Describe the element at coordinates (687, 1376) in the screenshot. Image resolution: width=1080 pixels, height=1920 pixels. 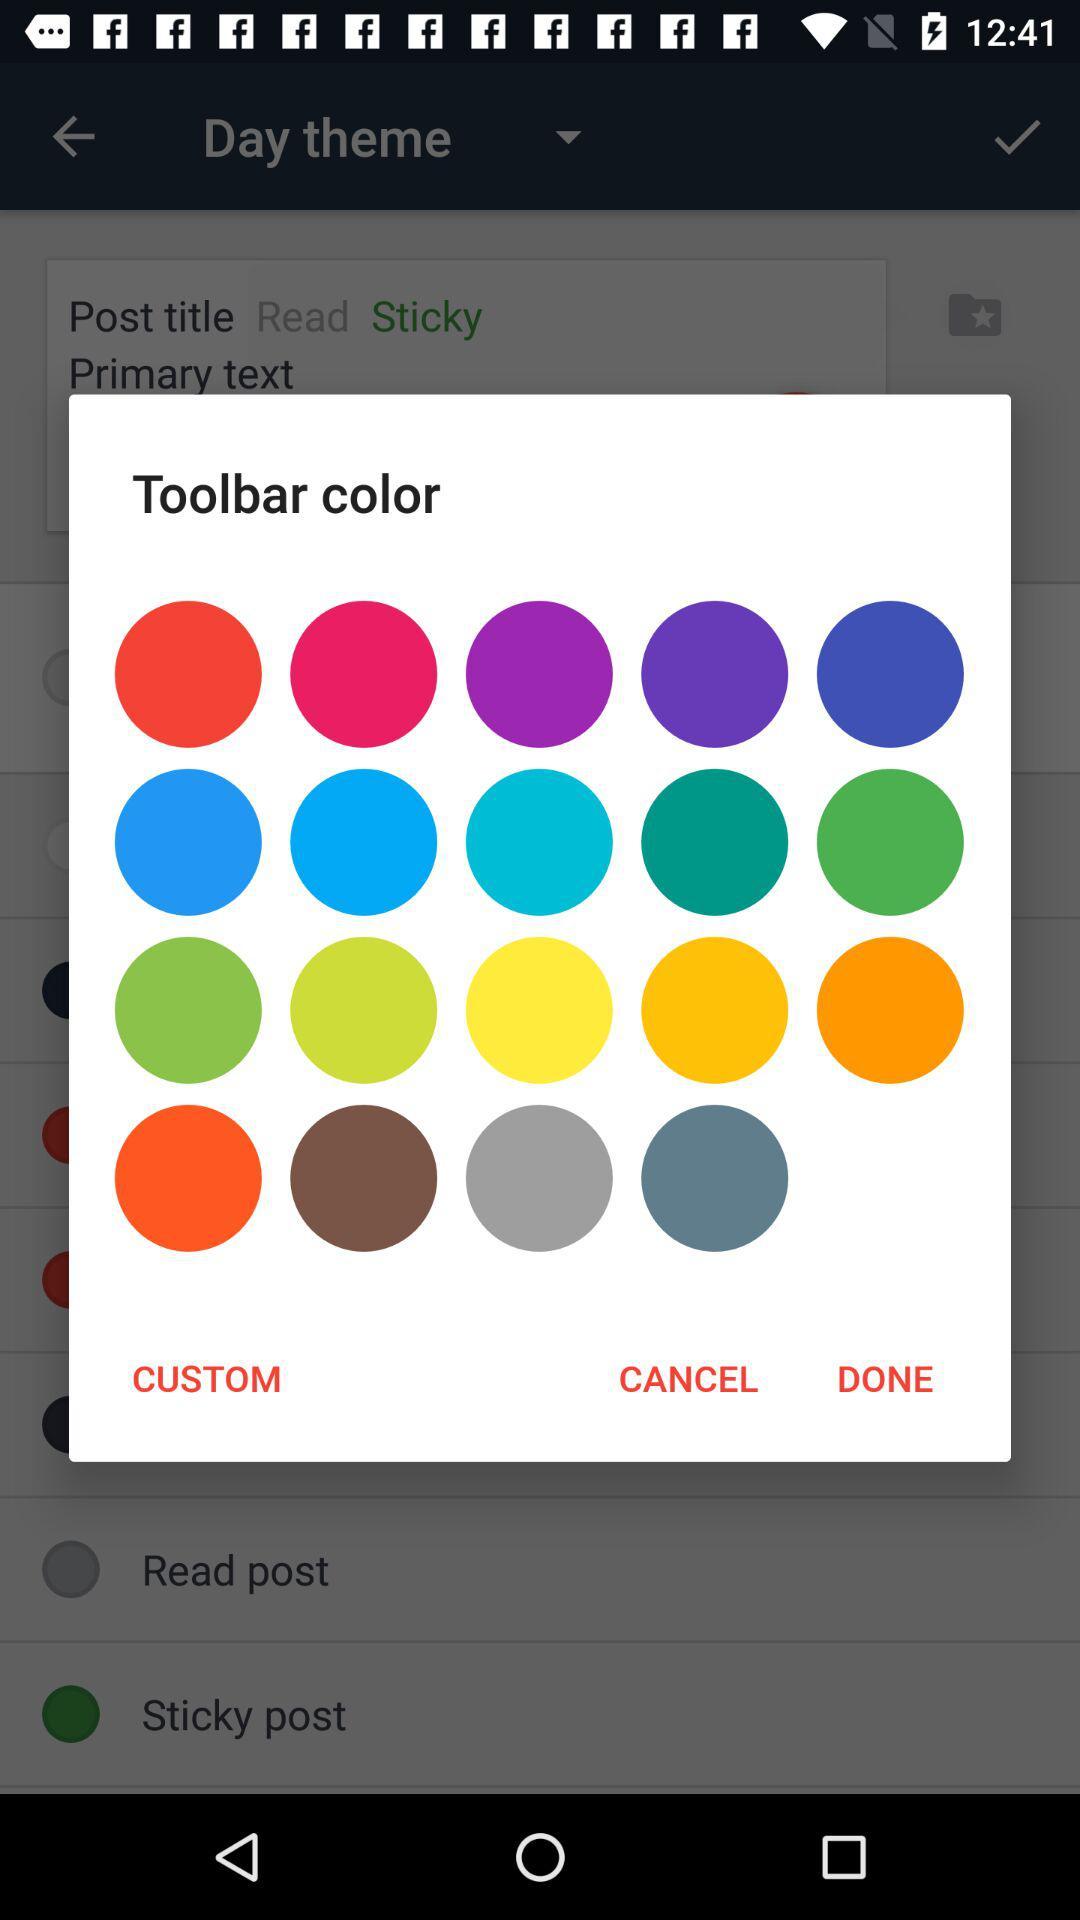
I see `the item next to custom item` at that location.